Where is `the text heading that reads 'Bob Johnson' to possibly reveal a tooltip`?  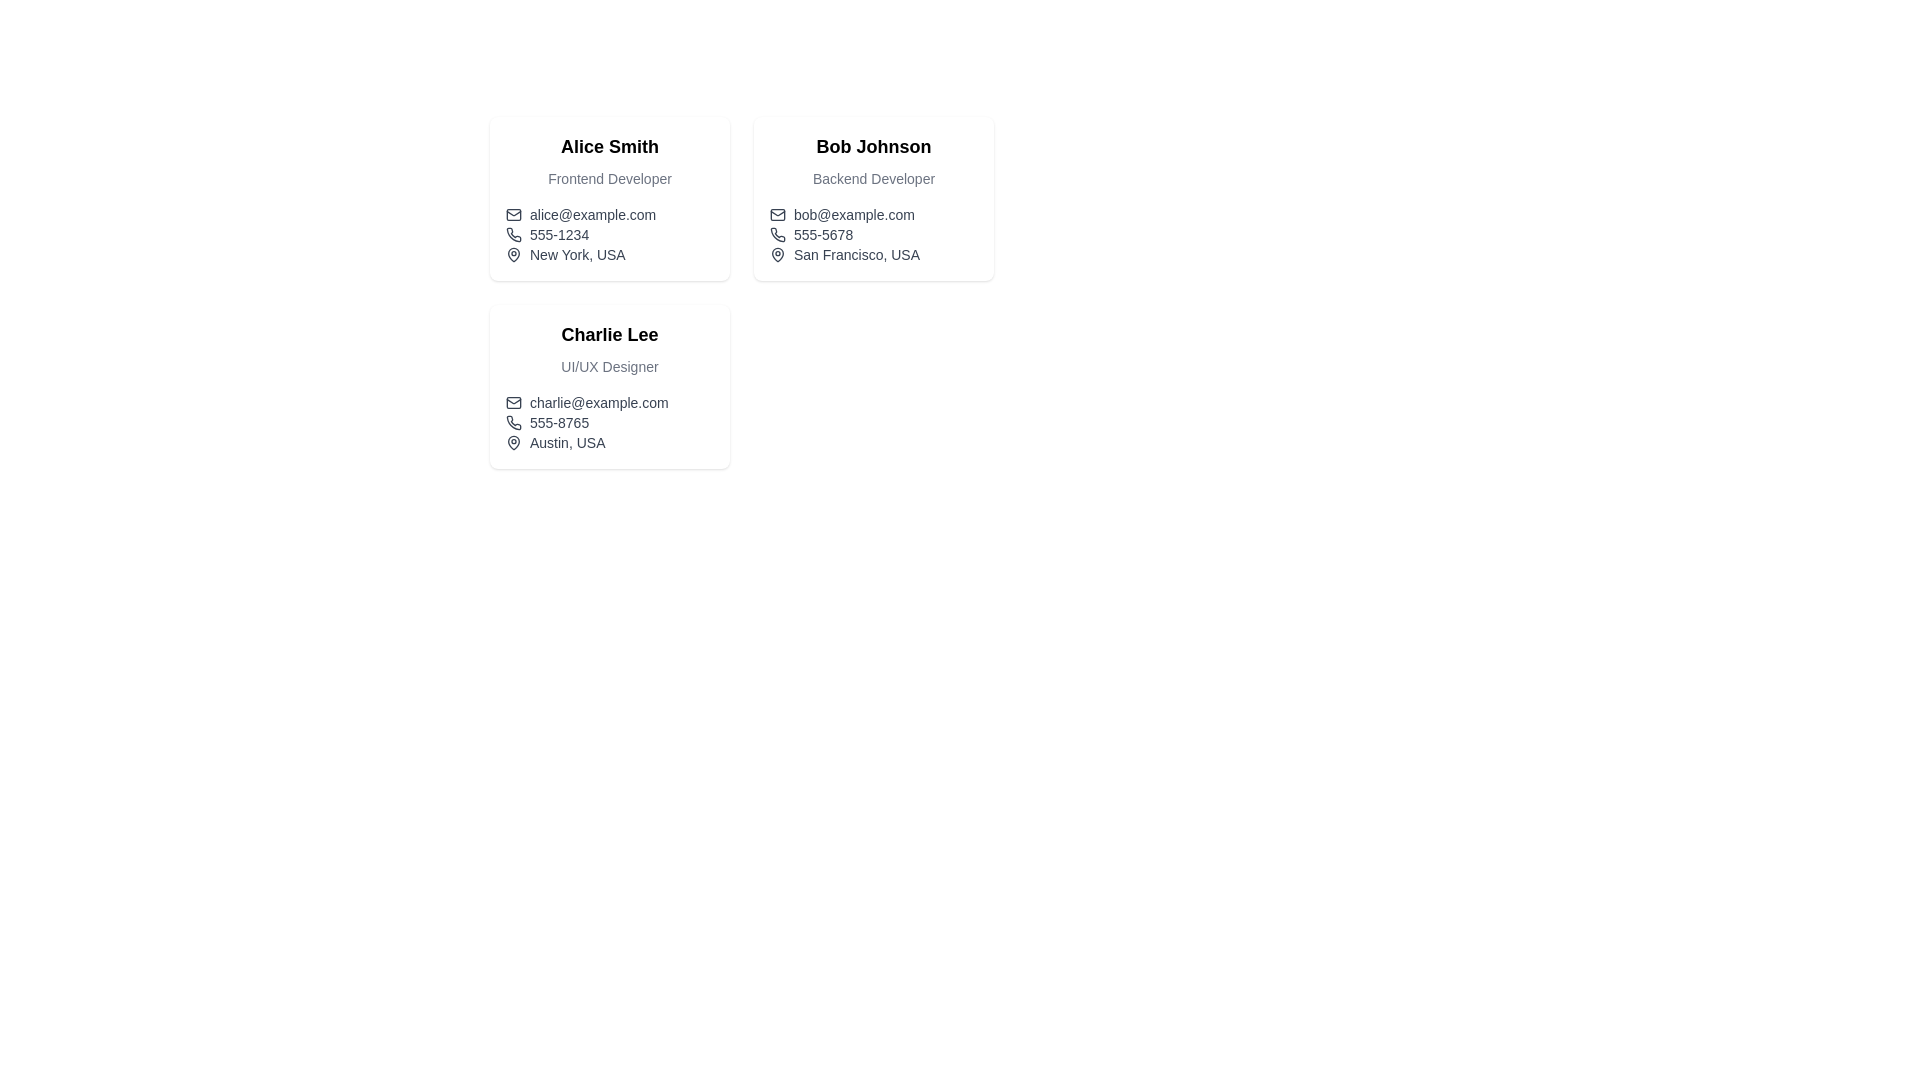 the text heading that reads 'Bob Johnson' to possibly reveal a tooltip is located at coordinates (873, 145).